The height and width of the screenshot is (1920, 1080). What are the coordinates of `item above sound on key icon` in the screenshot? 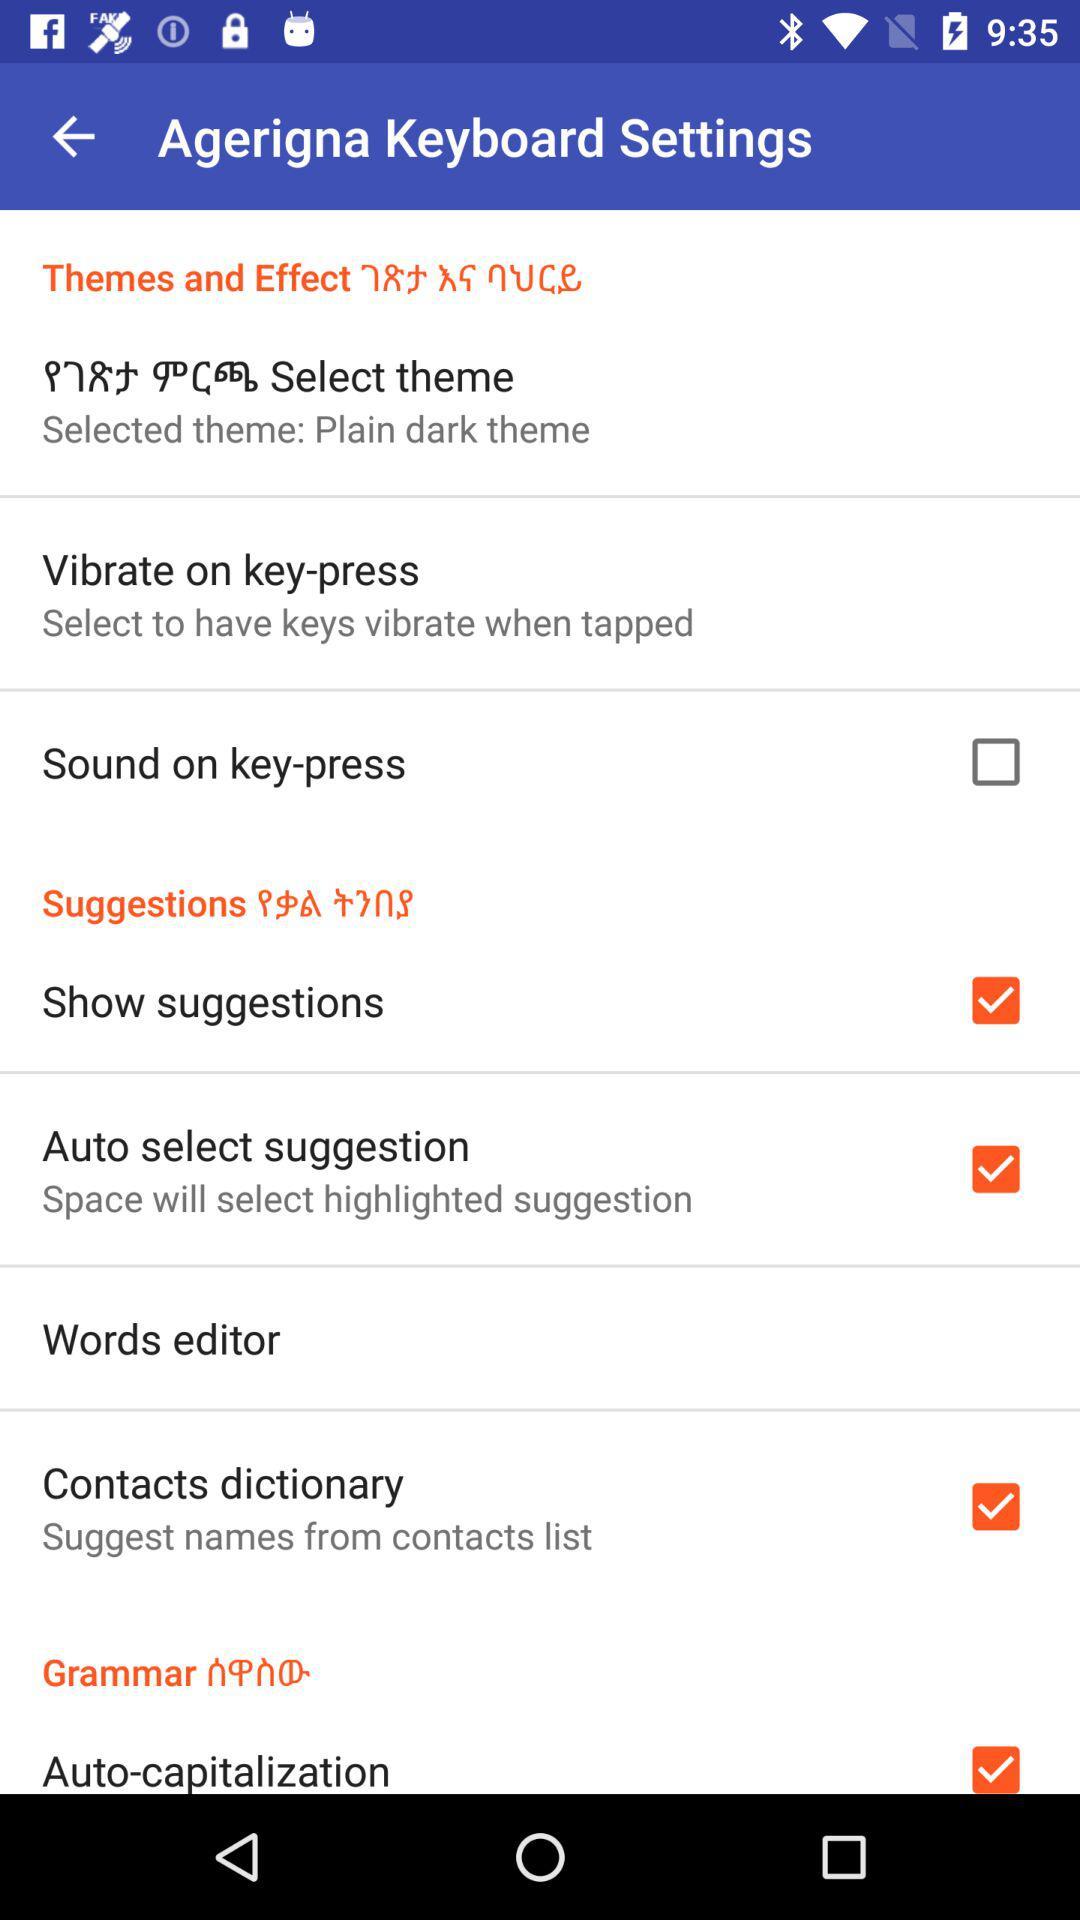 It's located at (368, 620).